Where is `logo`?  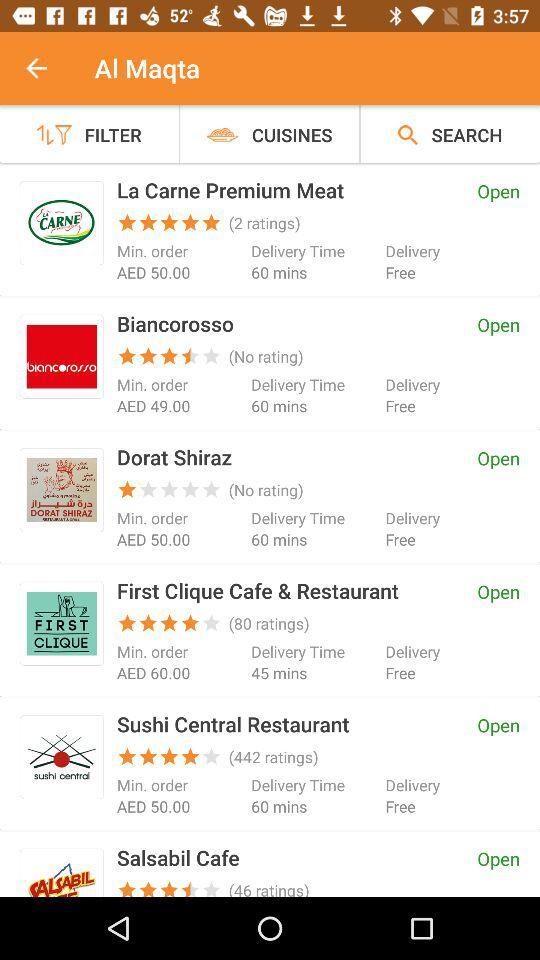 logo is located at coordinates (61, 875).